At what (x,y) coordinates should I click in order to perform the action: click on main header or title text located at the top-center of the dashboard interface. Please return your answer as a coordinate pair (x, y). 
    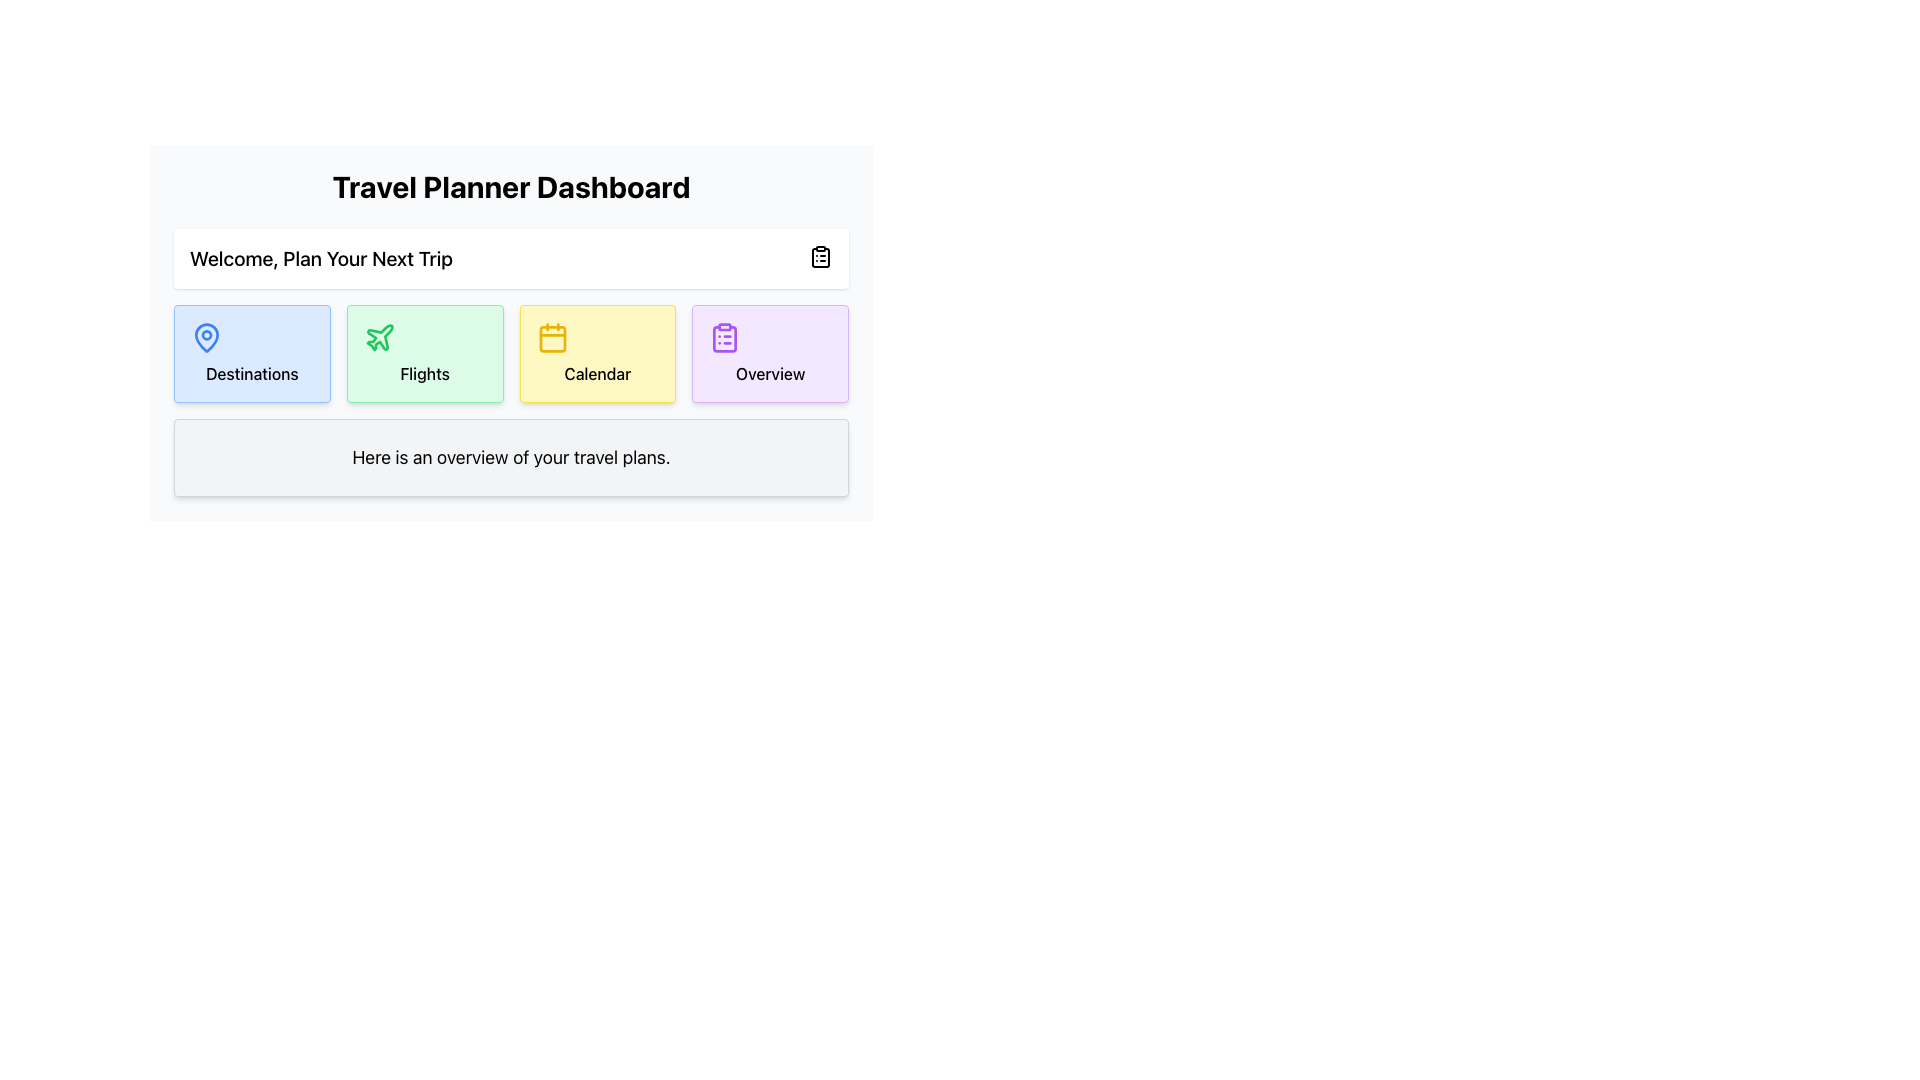
    Looking at the image, I should click on (511, 186).